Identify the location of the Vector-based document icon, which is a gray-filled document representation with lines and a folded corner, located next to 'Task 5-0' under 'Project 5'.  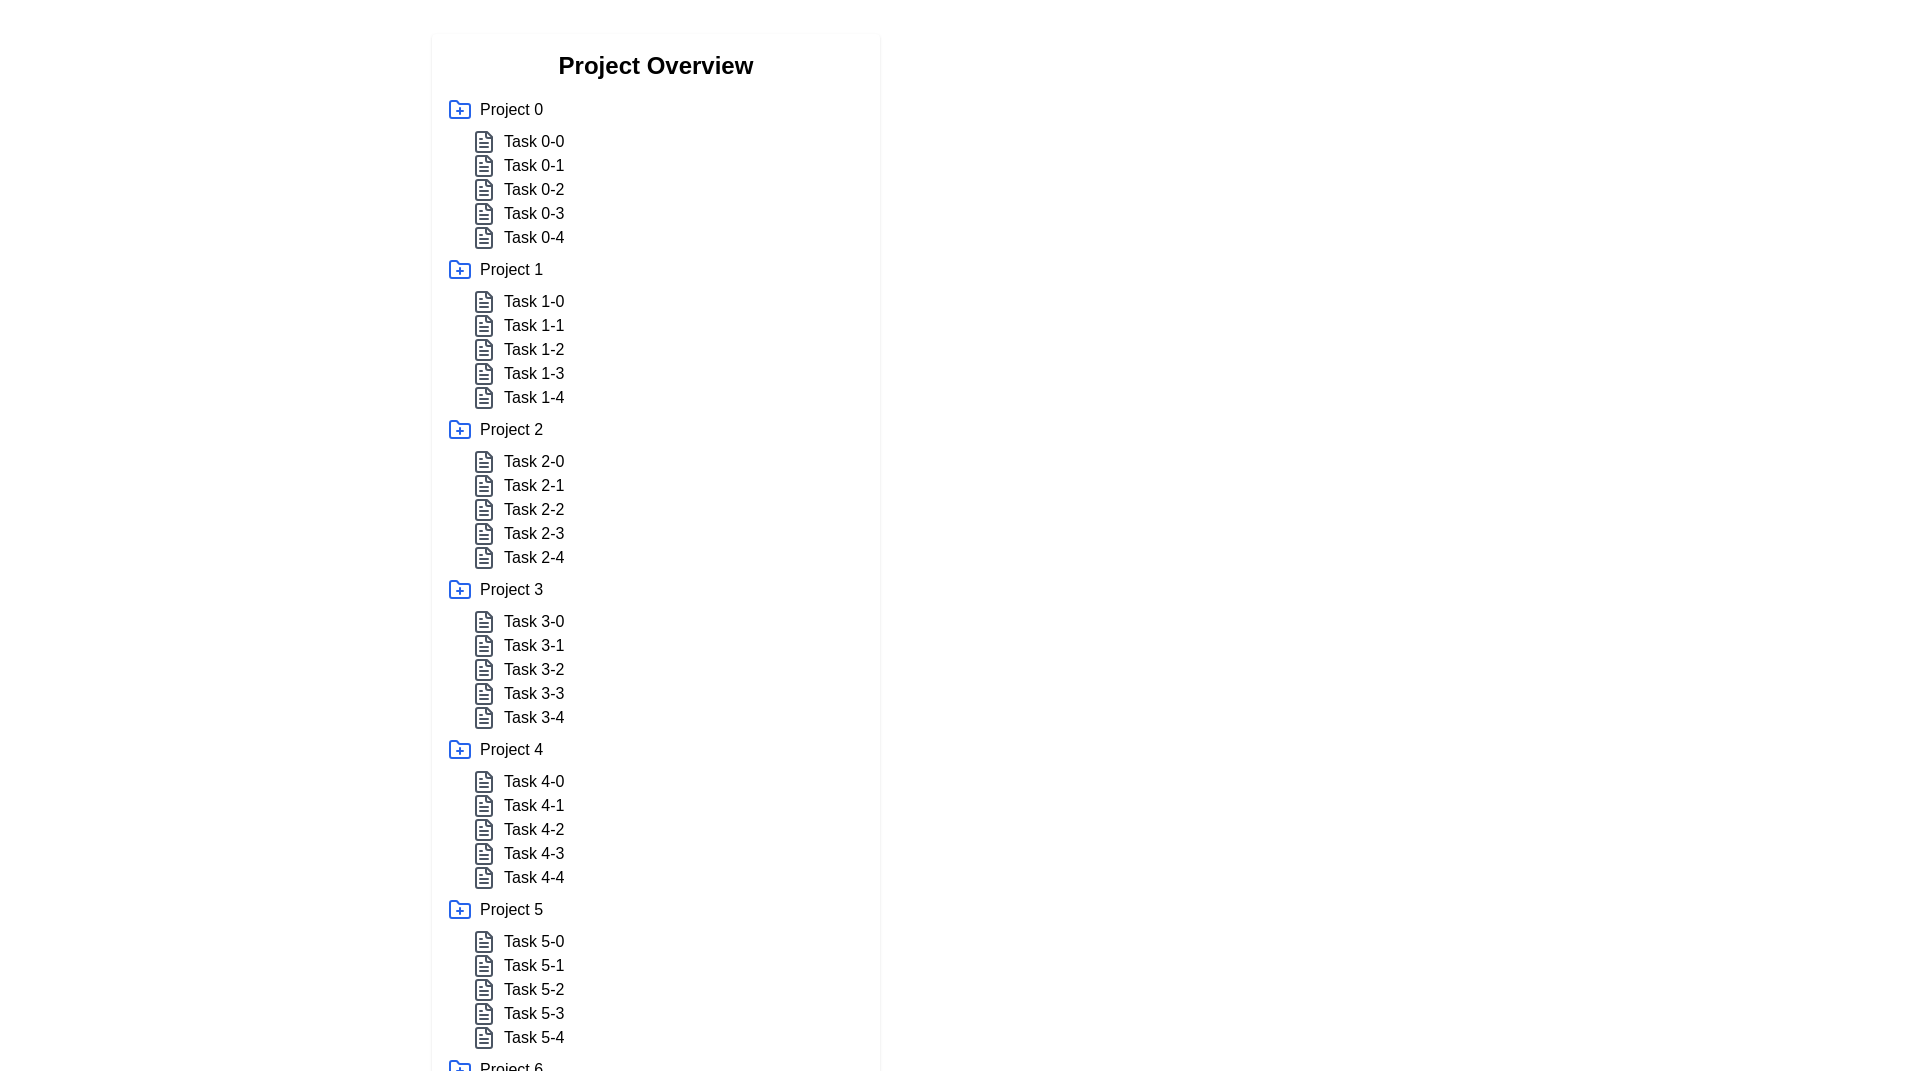
(484, 941).